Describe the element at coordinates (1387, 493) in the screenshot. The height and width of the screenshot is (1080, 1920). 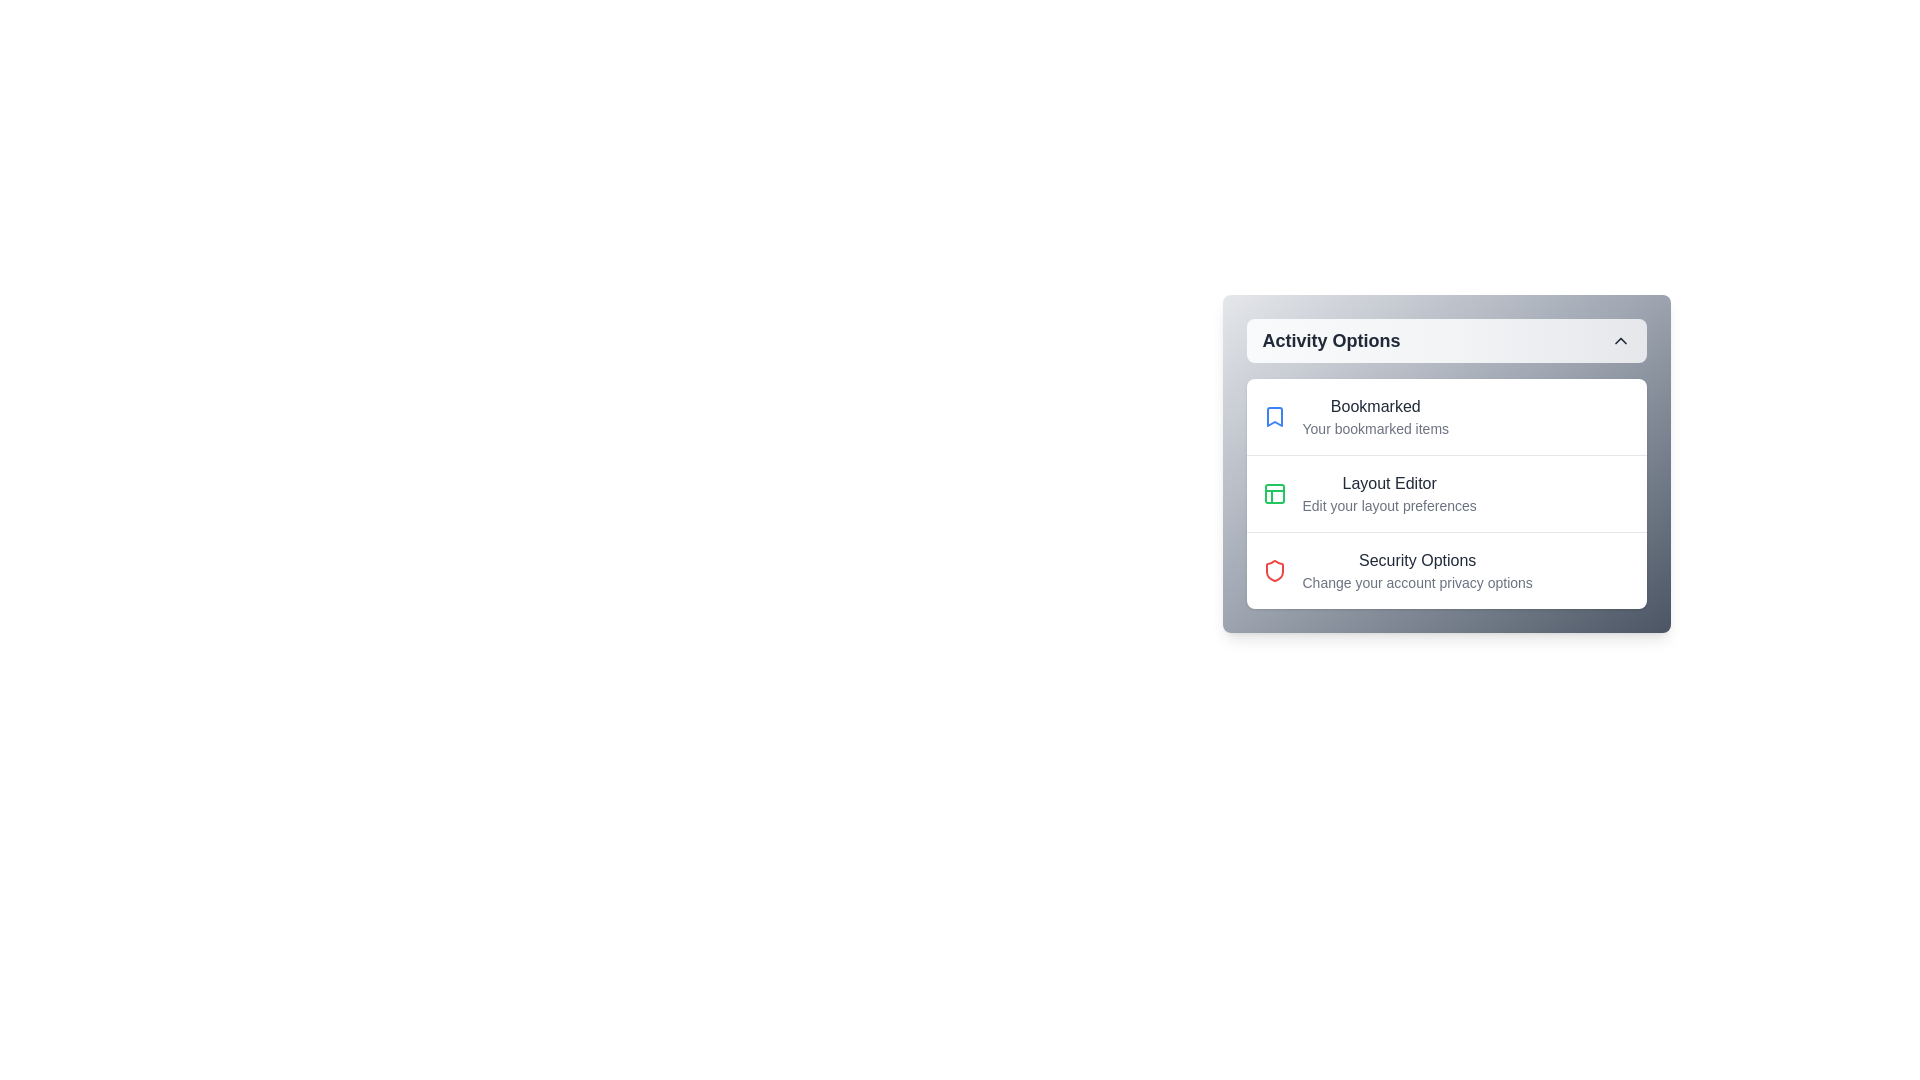
I see `the 'Layout Editor' label and description text element, which is styled with bold dark gray and light gray fonts respectively` at that location.